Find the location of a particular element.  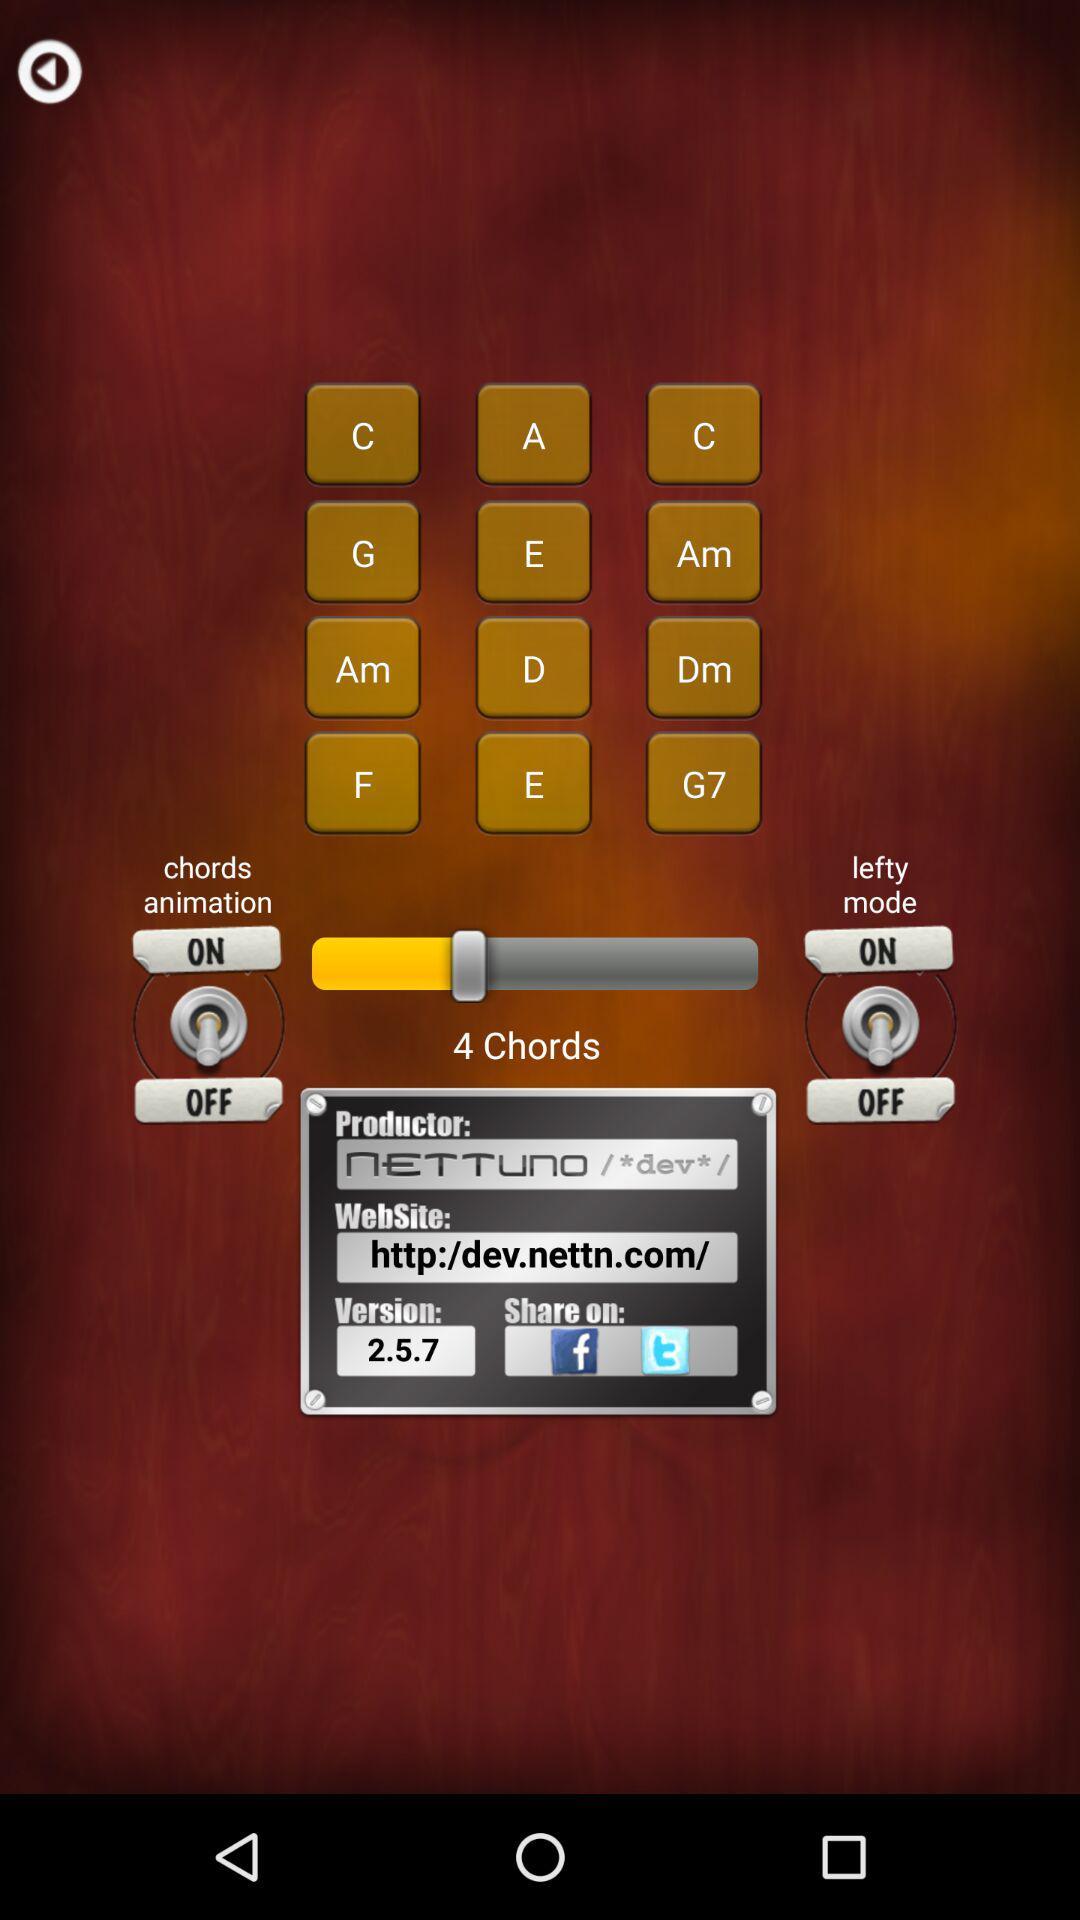

item at the top left corner is located at coordinates (48, 70).